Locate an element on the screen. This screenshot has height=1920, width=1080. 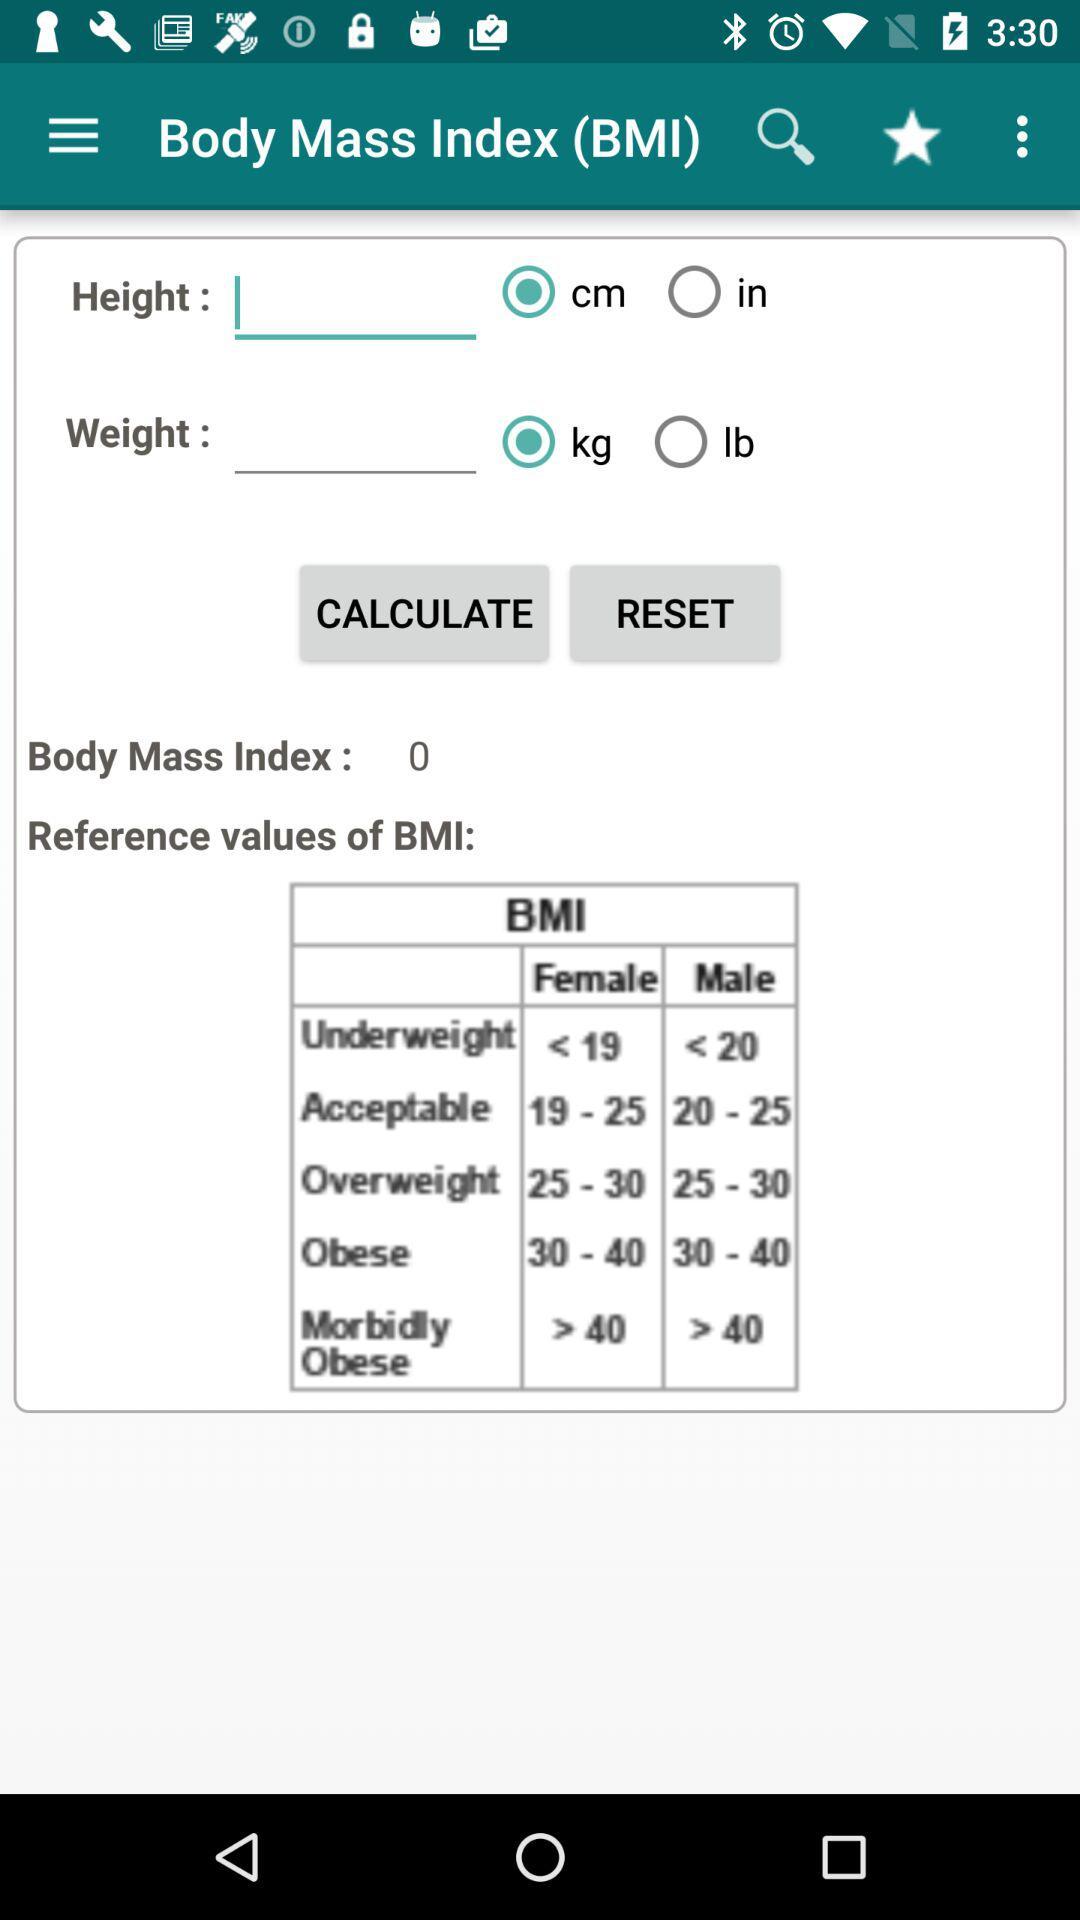
the item to the left of the kg icon is located at coordinates (354, 439).